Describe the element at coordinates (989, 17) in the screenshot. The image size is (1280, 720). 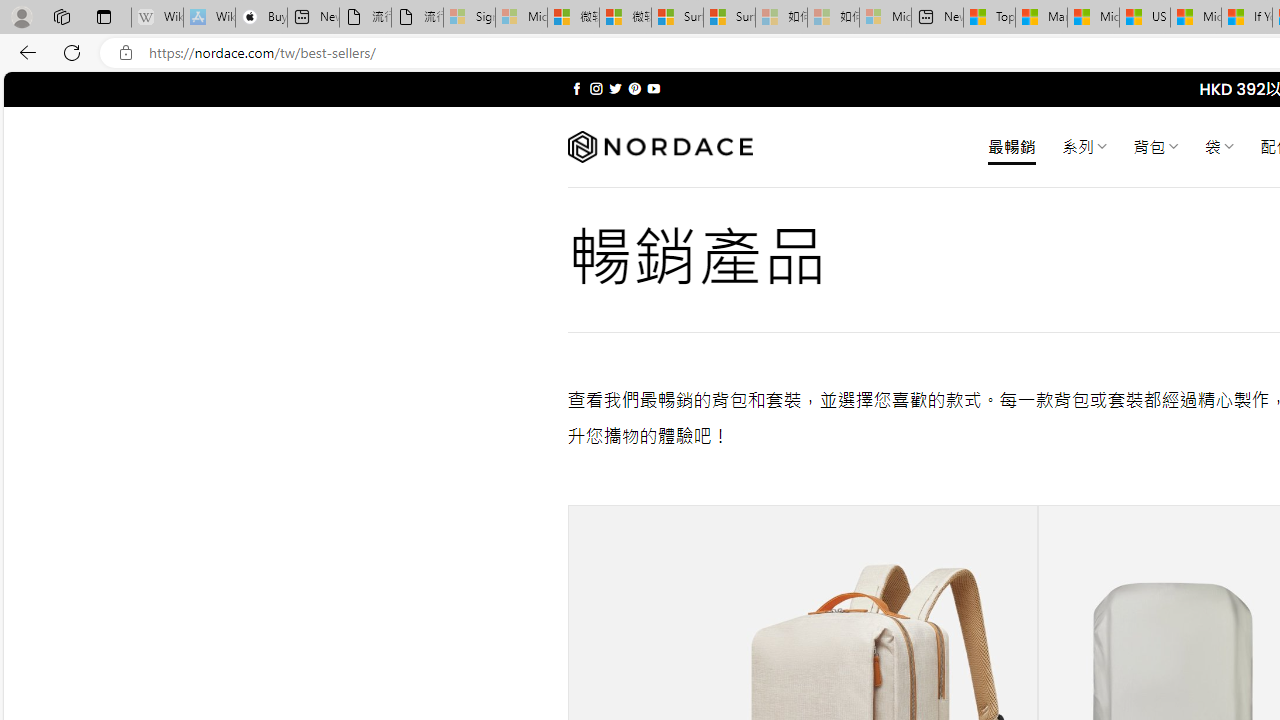
I see `'Top Stories - MSN'` at that location.